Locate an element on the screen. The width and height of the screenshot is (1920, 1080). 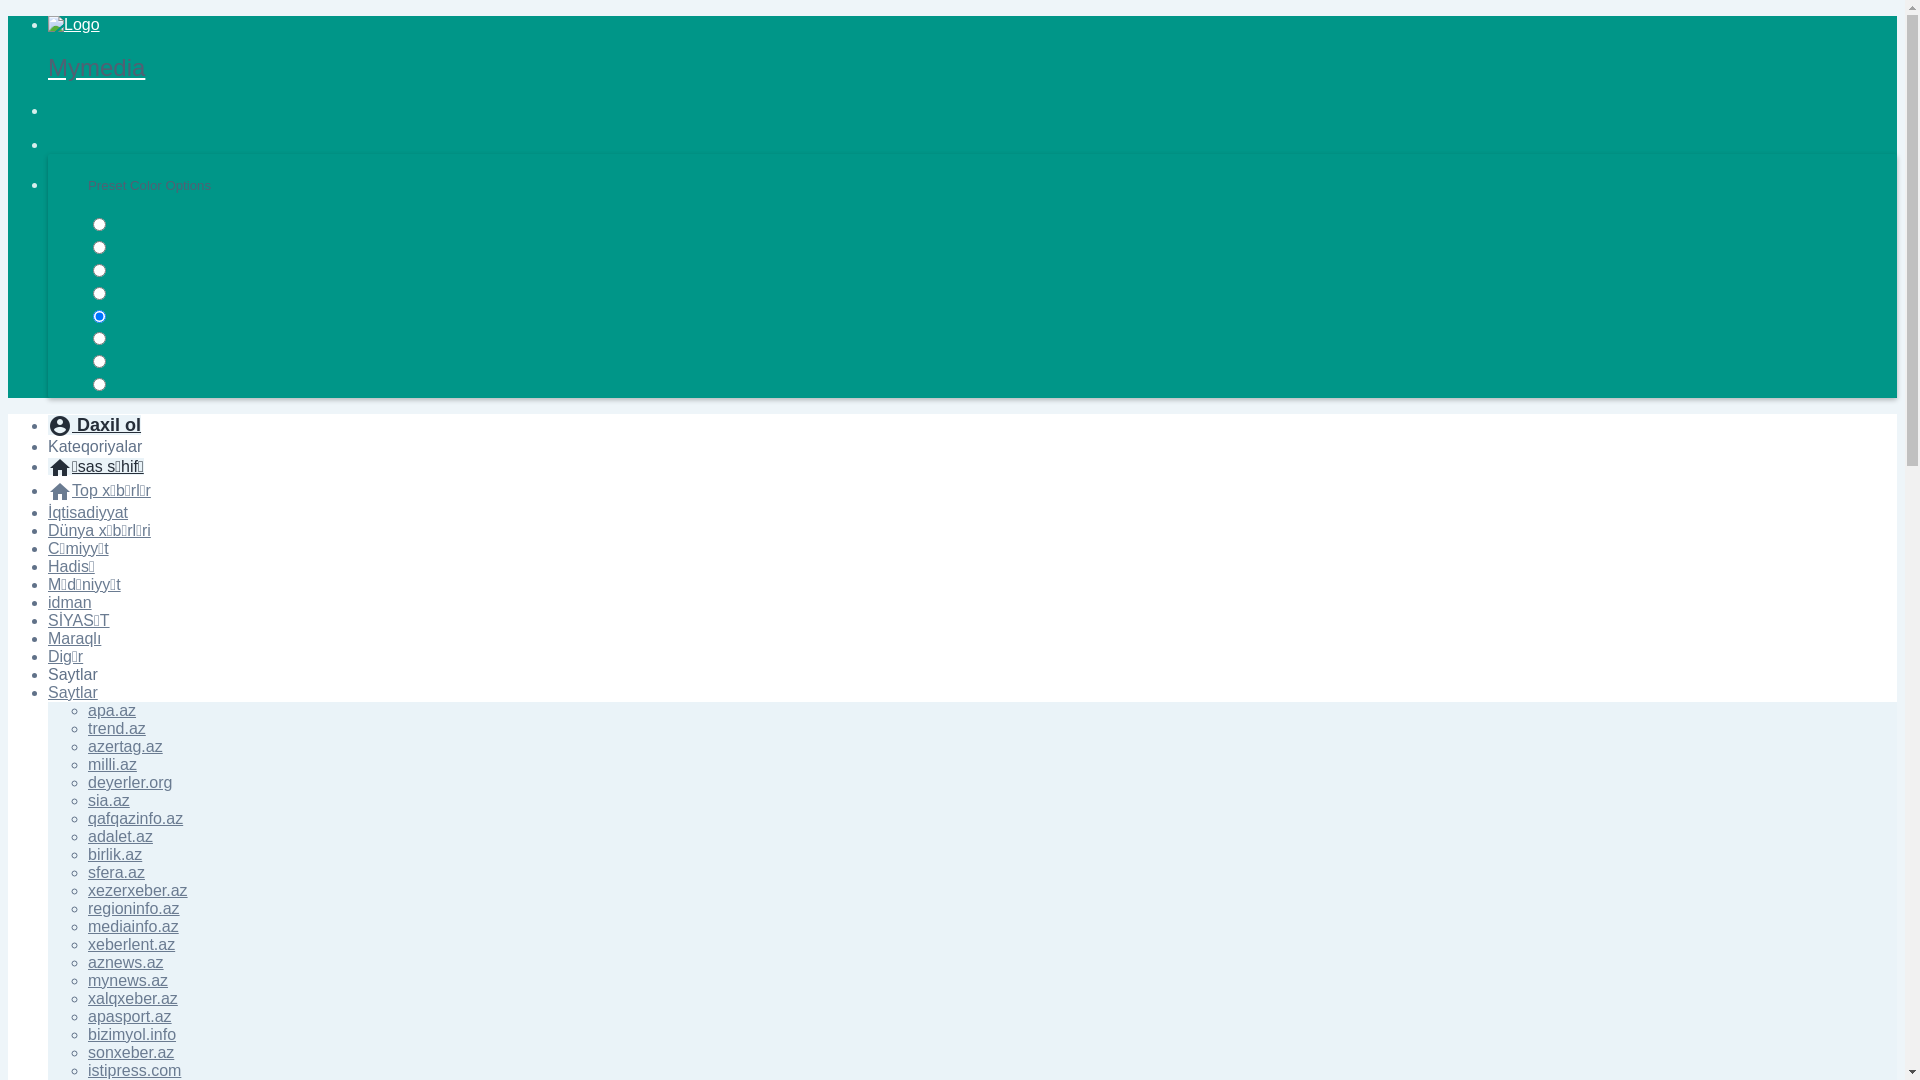
'mynews.az' is located at coordinates (127, 979).